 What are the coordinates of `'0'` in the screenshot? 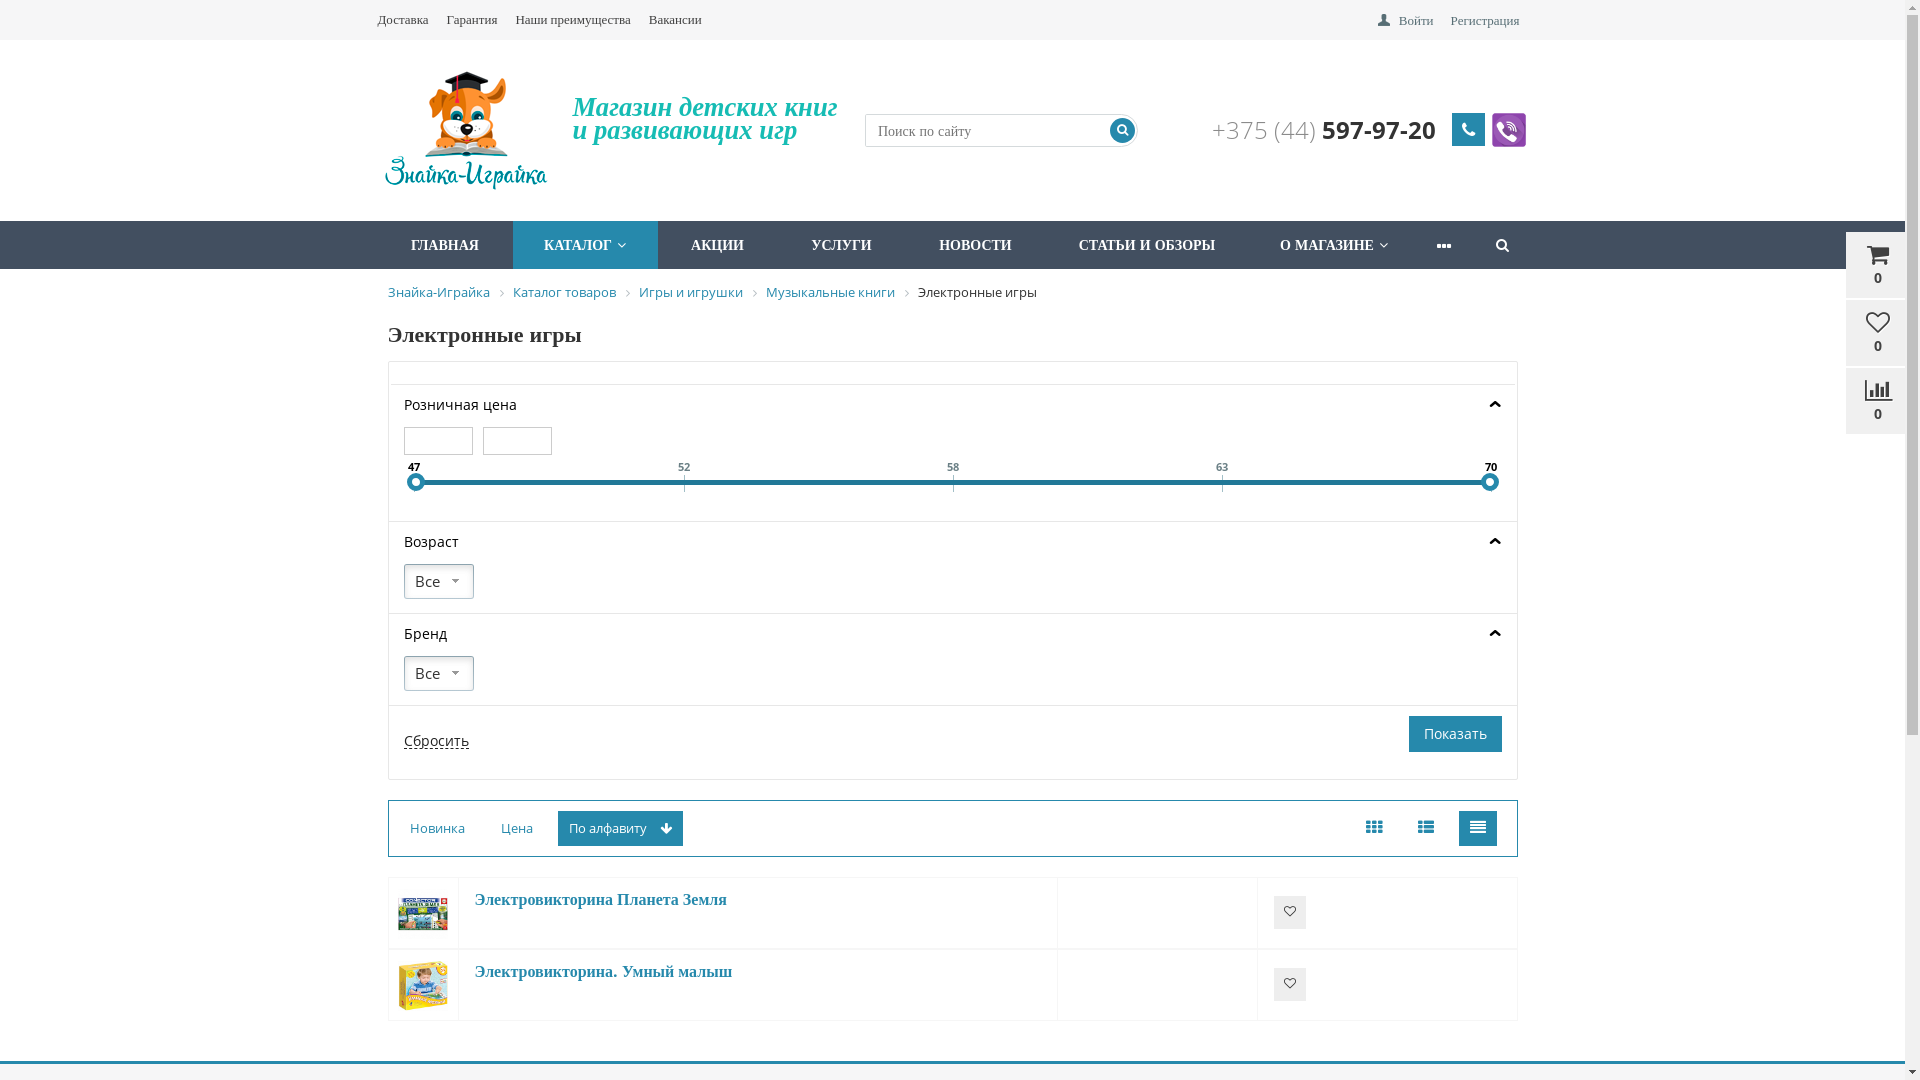 It's located at (1876, 331).